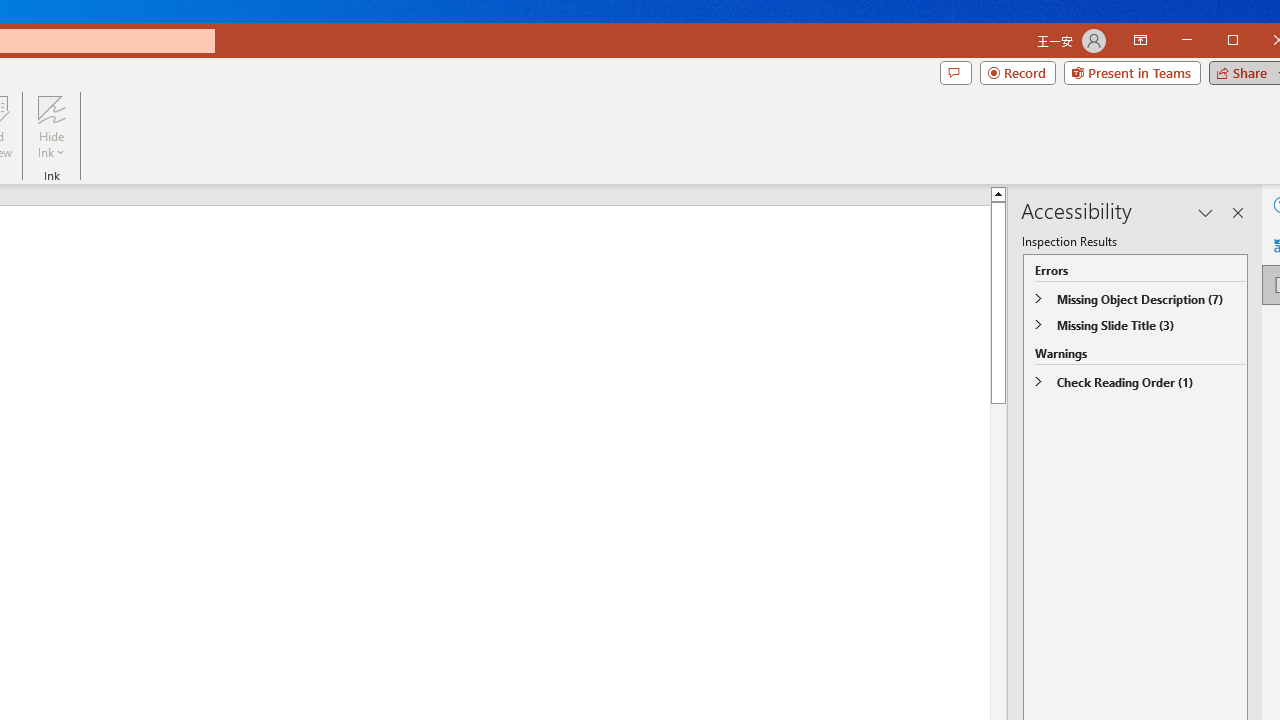 The image size is (1280, 720). I want to click on 'Present in Teams', so click(1132, 72).